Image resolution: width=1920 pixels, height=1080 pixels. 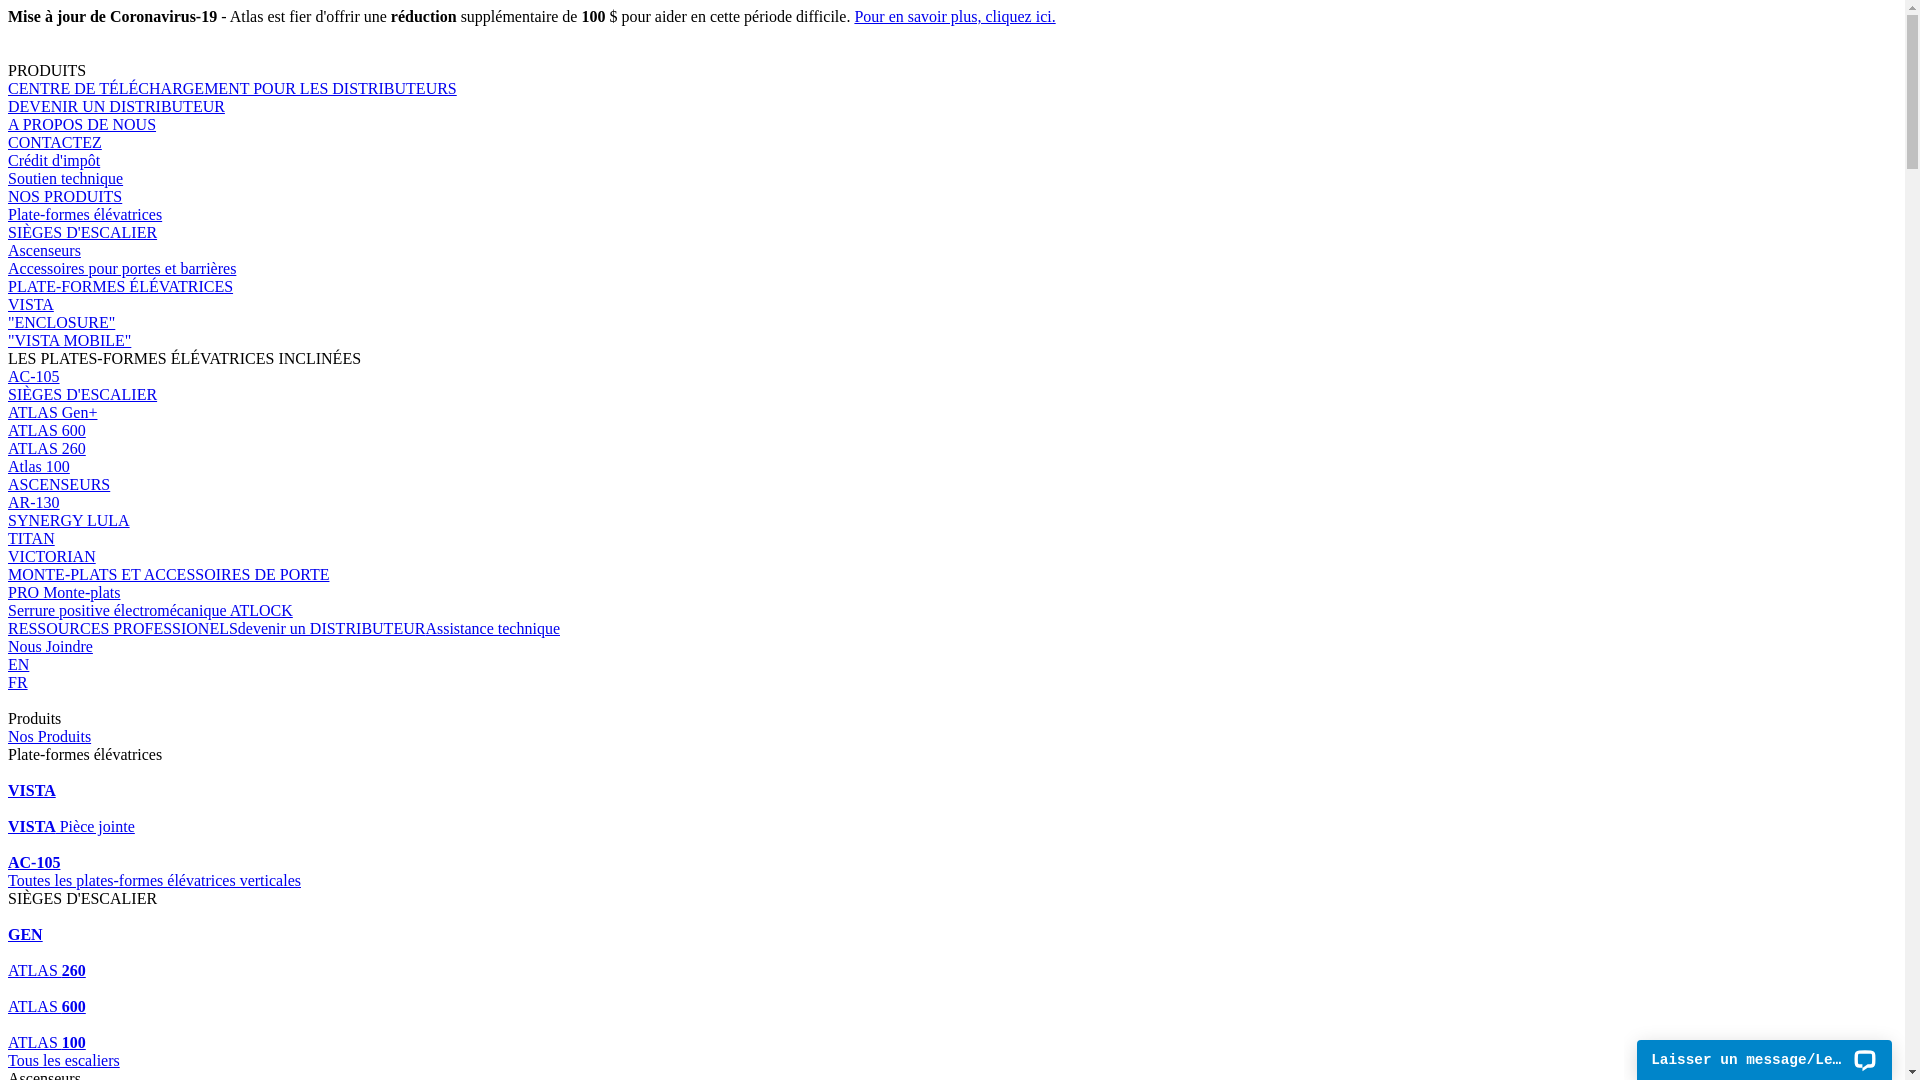 I want to click on 'RESSOURCES PROFESSIONELS', so click(x=122, y=627).